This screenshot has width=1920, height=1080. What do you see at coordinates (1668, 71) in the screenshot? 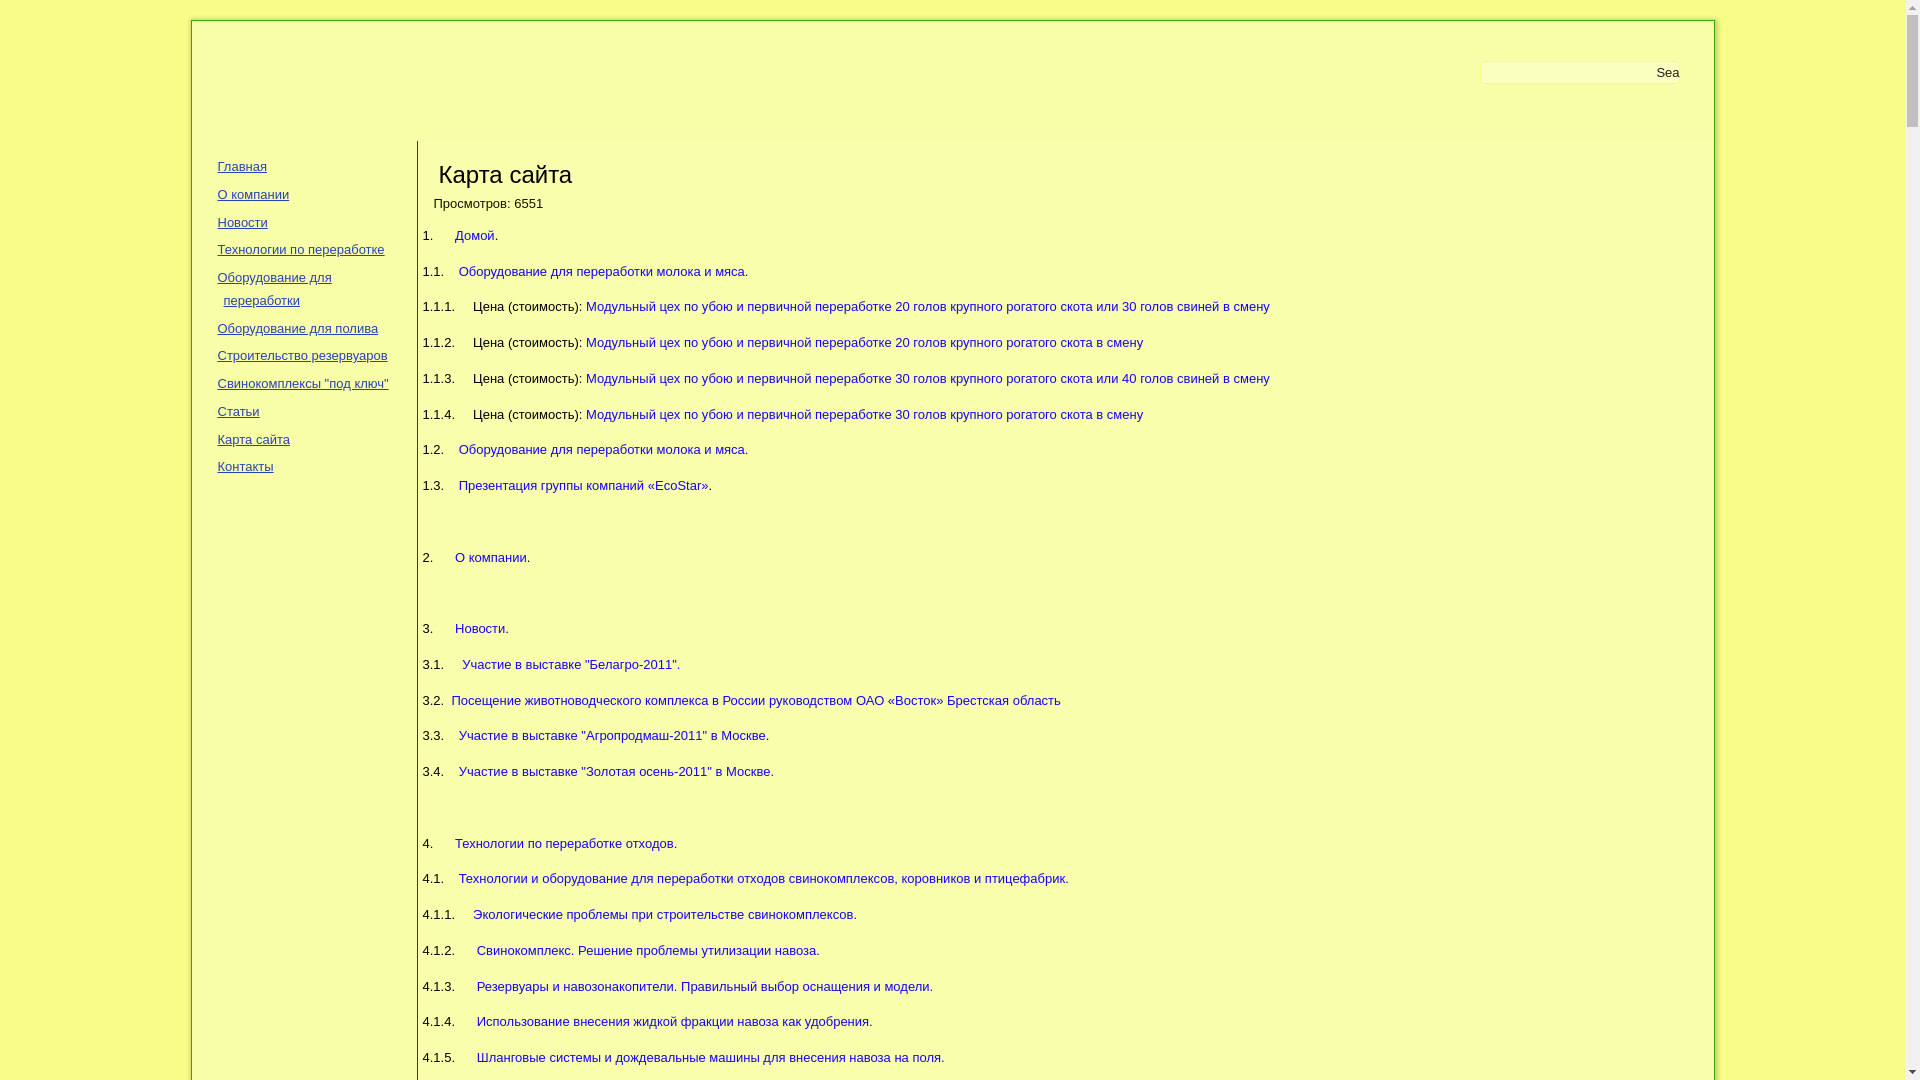
I see `'Search'` at bounding box center [1668, 71].